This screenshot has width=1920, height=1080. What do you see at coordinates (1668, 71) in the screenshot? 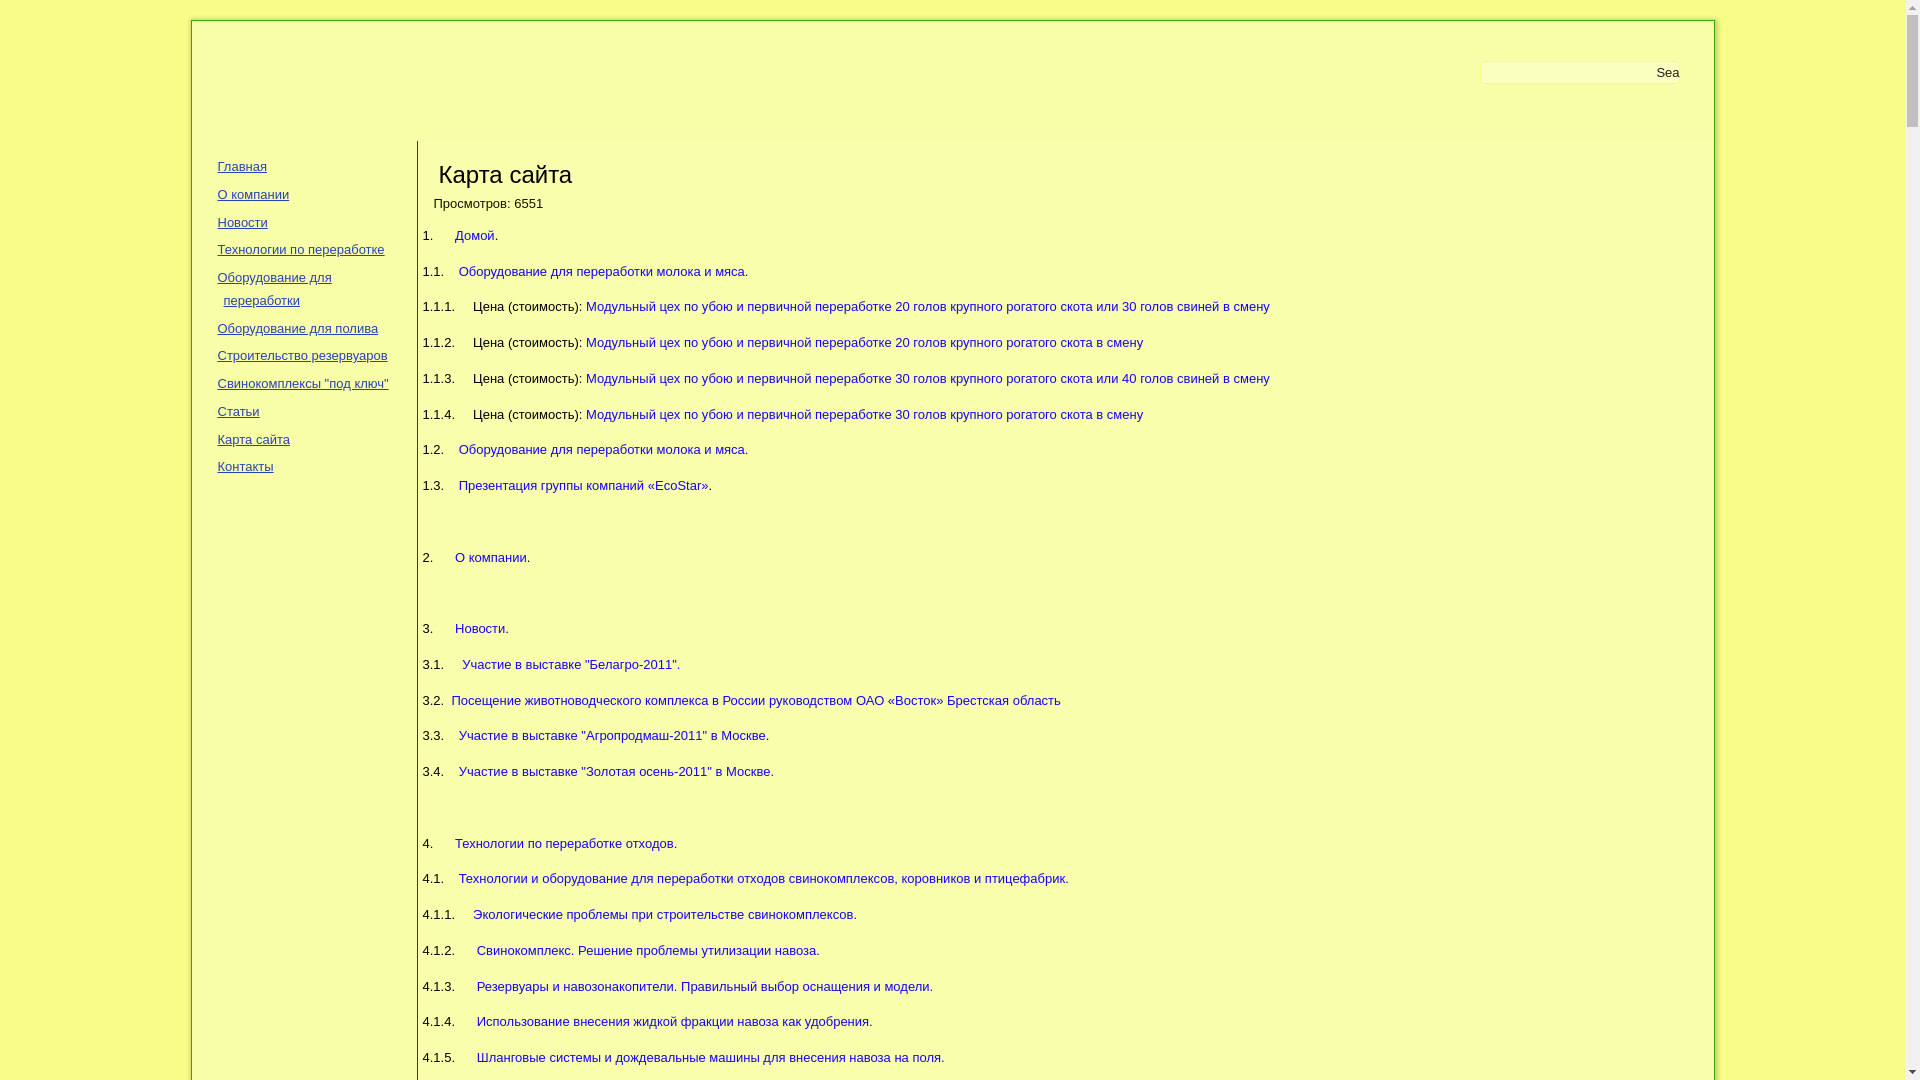
I see `'Search'` at bounding box center [1668, 71].